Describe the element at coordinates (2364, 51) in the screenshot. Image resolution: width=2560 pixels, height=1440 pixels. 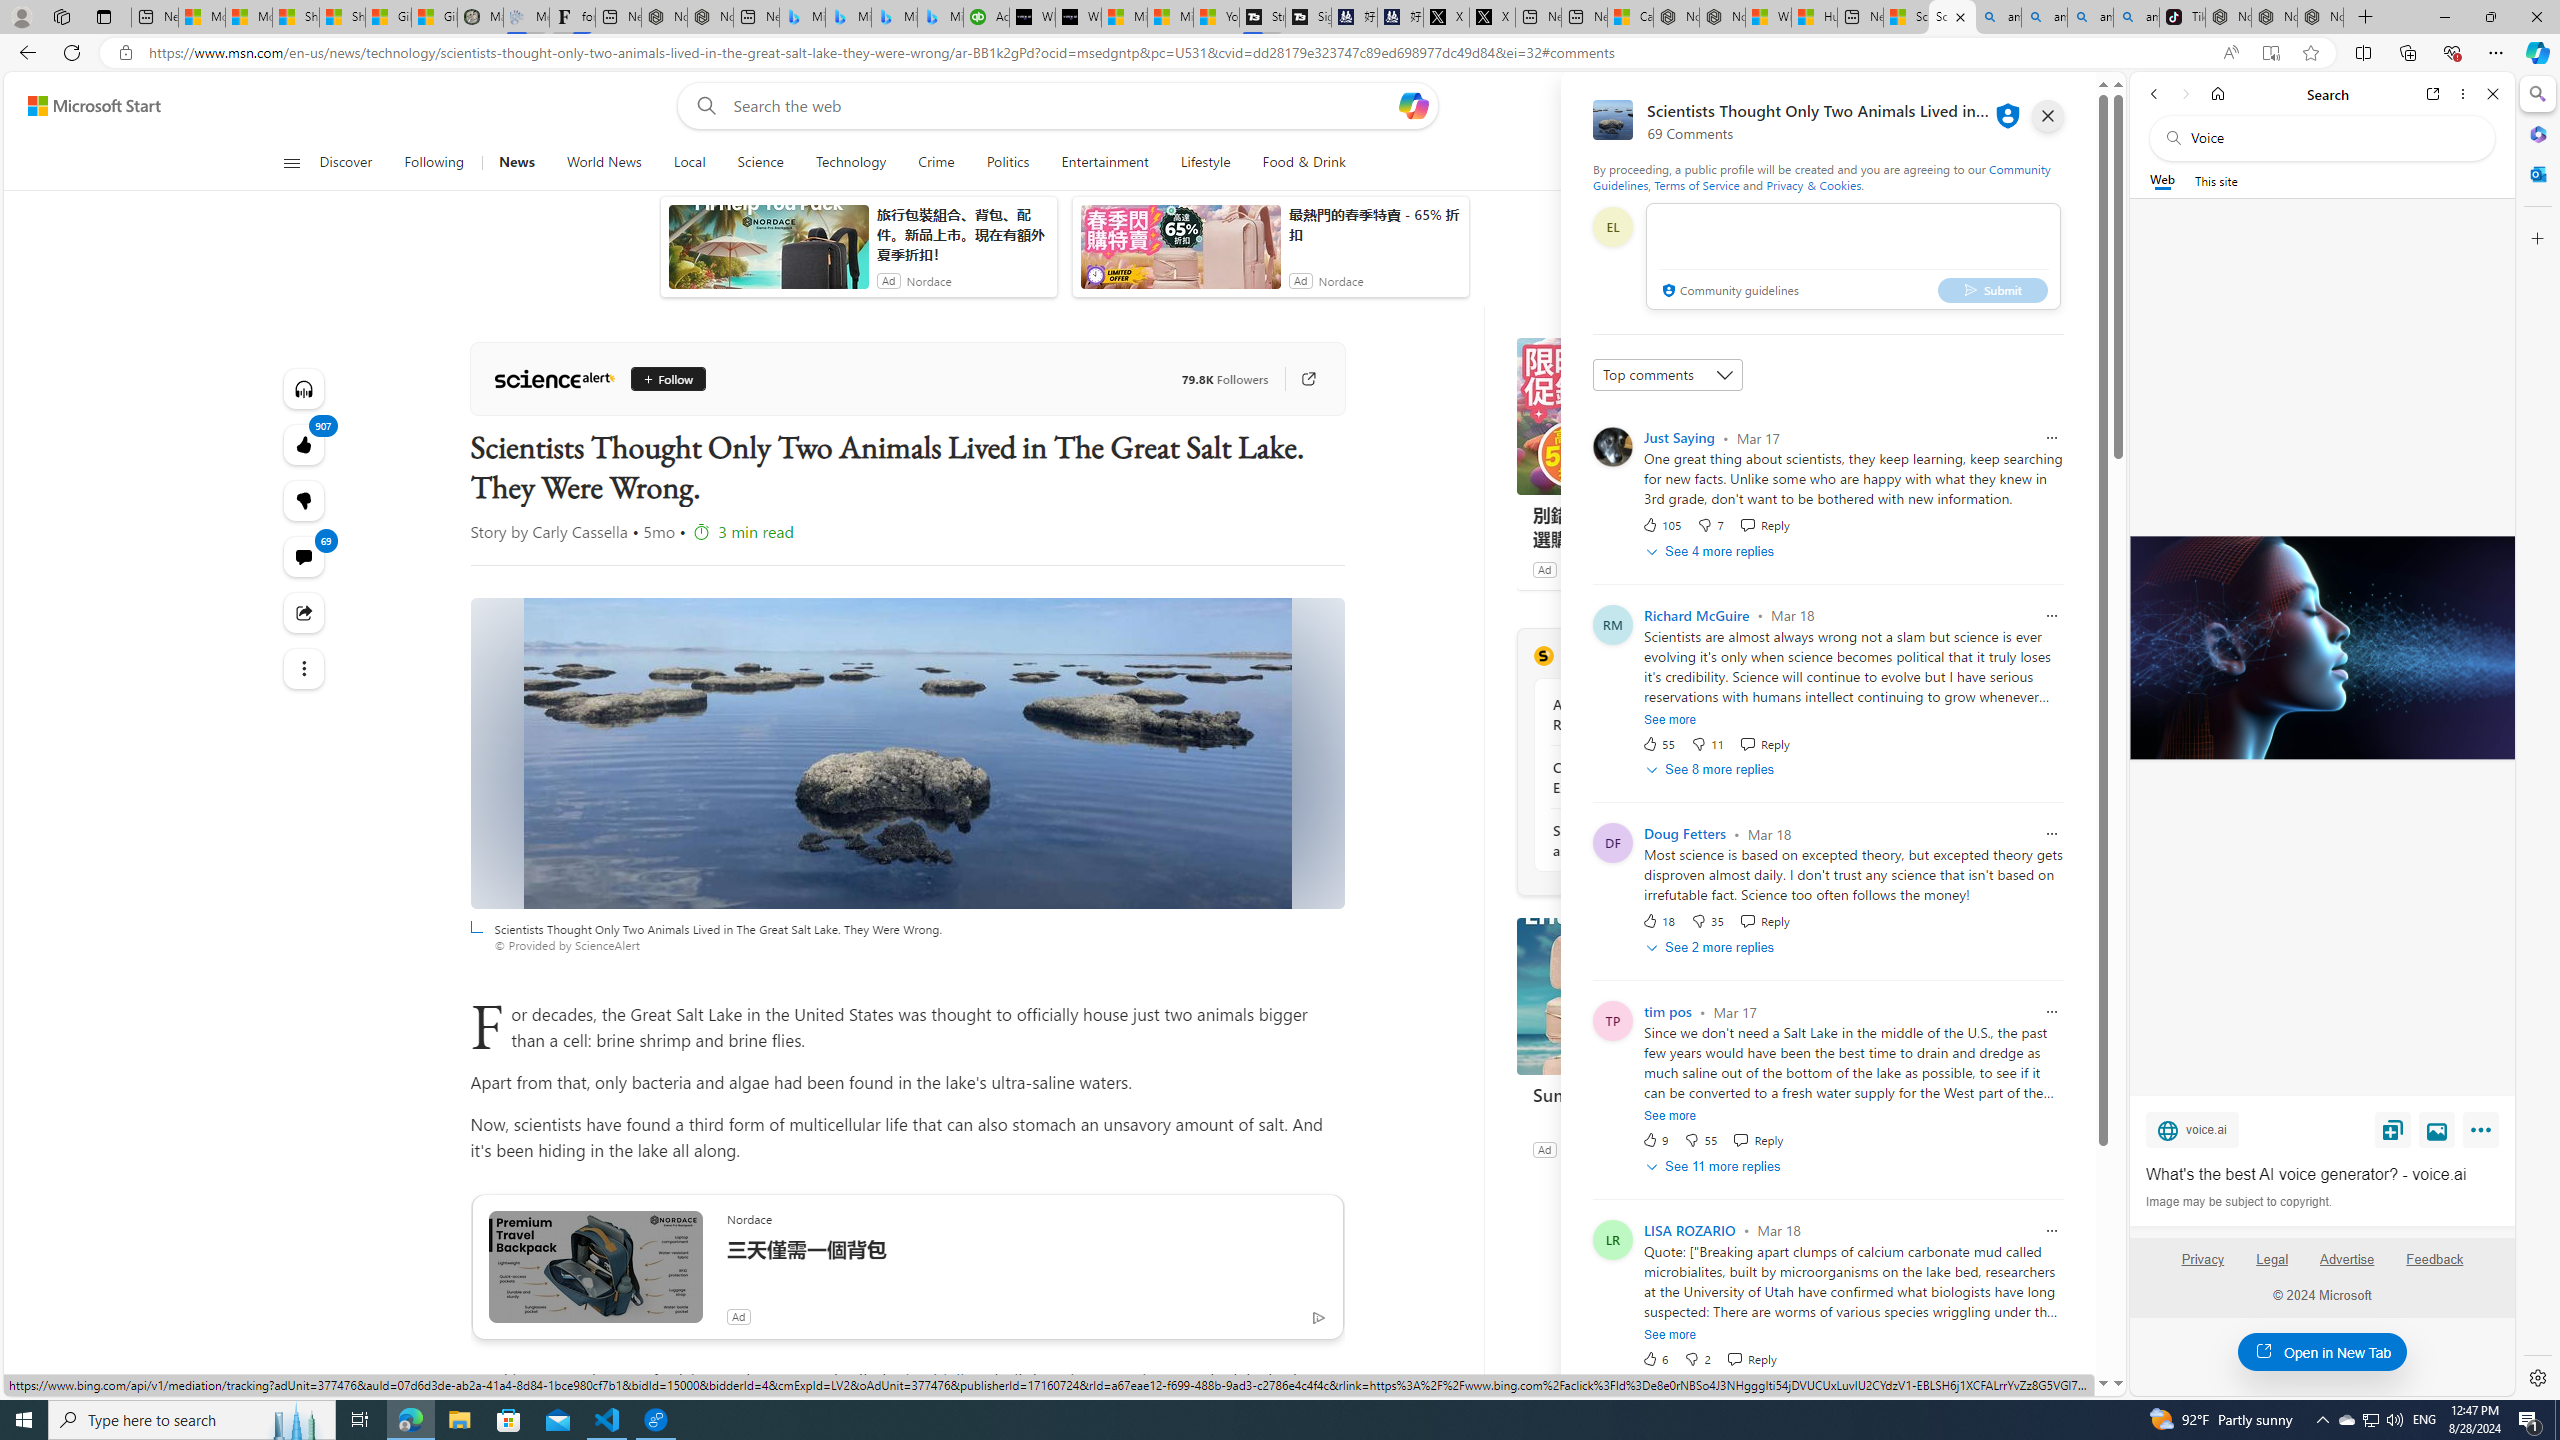
I see `'Split screen'` at that location.